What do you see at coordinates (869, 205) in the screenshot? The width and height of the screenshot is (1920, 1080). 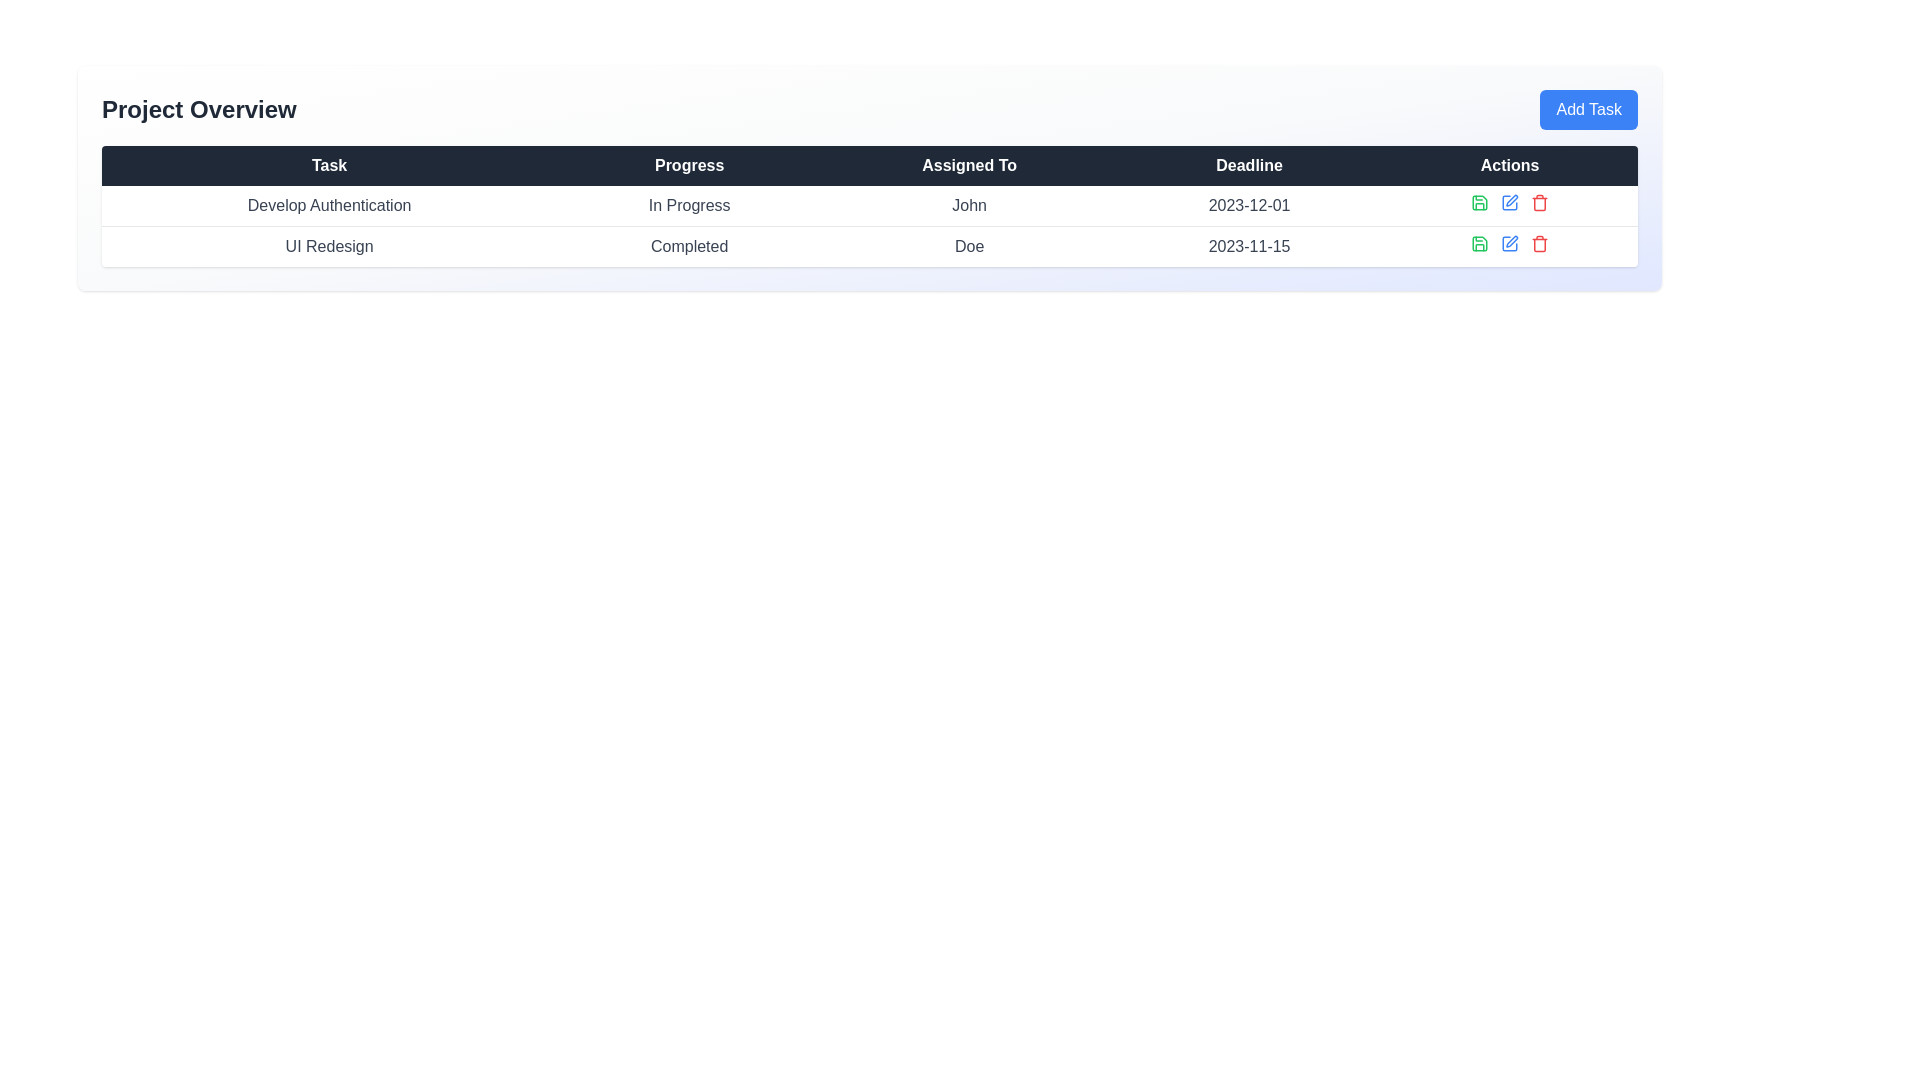 I see `the first row of the data table displaying task details, specifically the row containing 'Develop Authentication' under 'Task', 'In Progress' under 'Progress', 'John' under 'Assigned To', and '2023-12-01' under 'Deadline'` at bounding box center [869, 205].